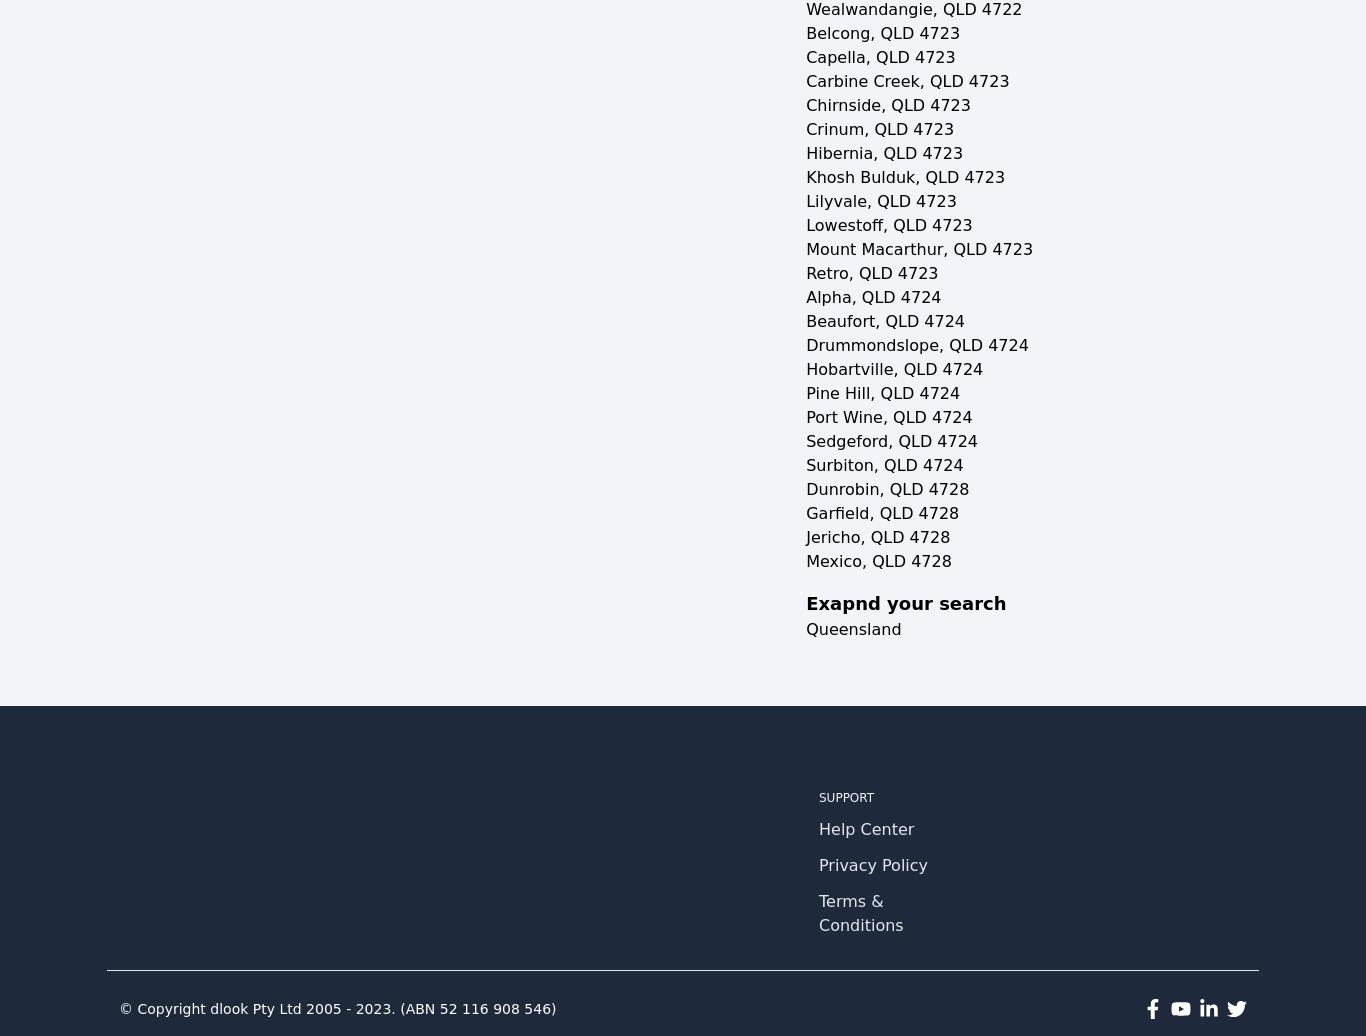  Describe the element at coordinates (804, 321) in the screenshot. I see `'Beaufort, QLD 4724'` at that location.